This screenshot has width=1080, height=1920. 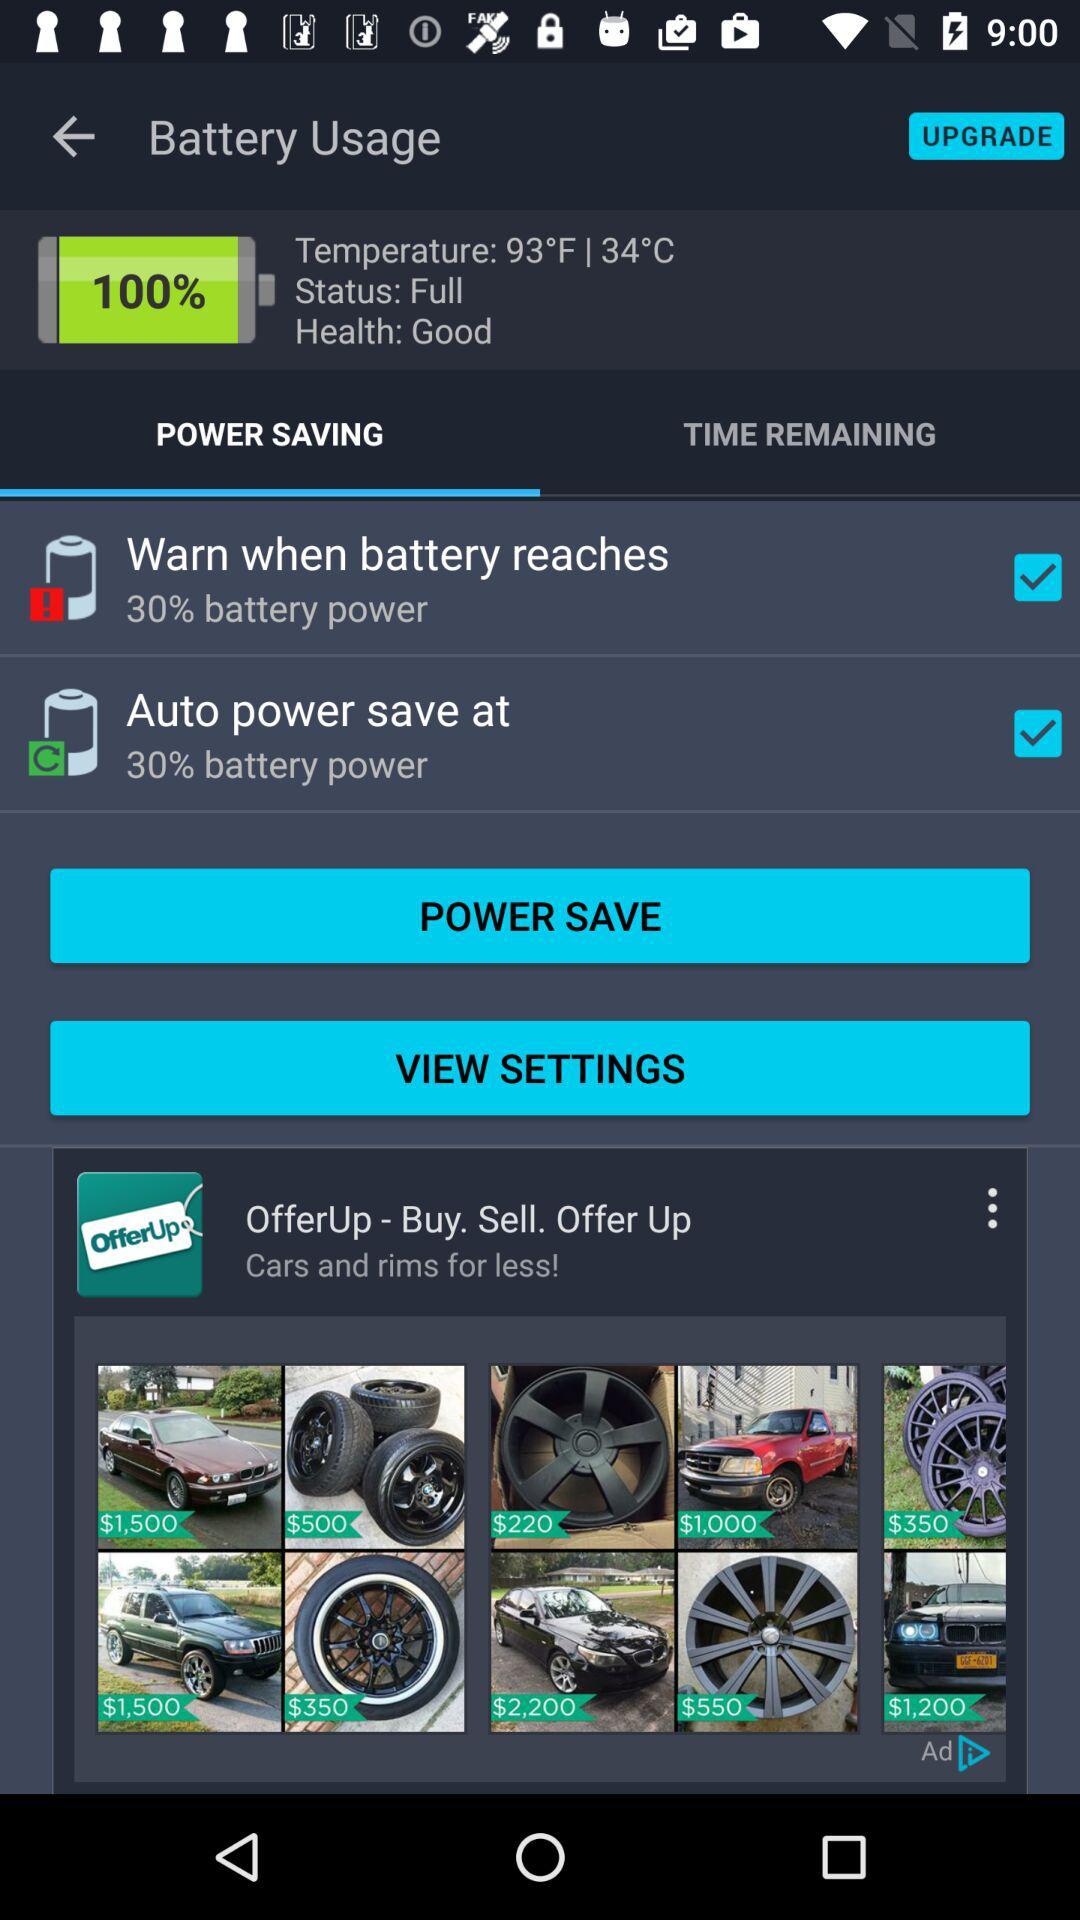 What do you see at coordinates (985, 135) in the screenshot?
I see `upgrade` at bounding box center [985, 135].